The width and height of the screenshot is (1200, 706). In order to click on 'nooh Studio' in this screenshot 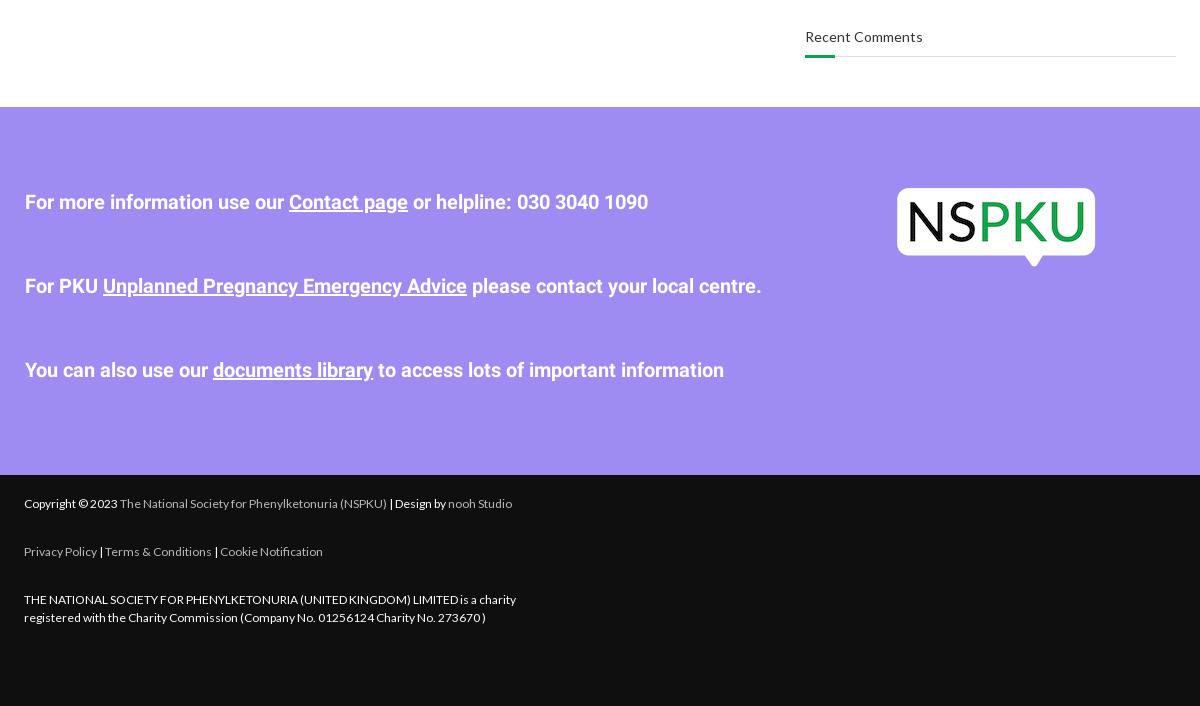, I will do `click(479, 501)`.